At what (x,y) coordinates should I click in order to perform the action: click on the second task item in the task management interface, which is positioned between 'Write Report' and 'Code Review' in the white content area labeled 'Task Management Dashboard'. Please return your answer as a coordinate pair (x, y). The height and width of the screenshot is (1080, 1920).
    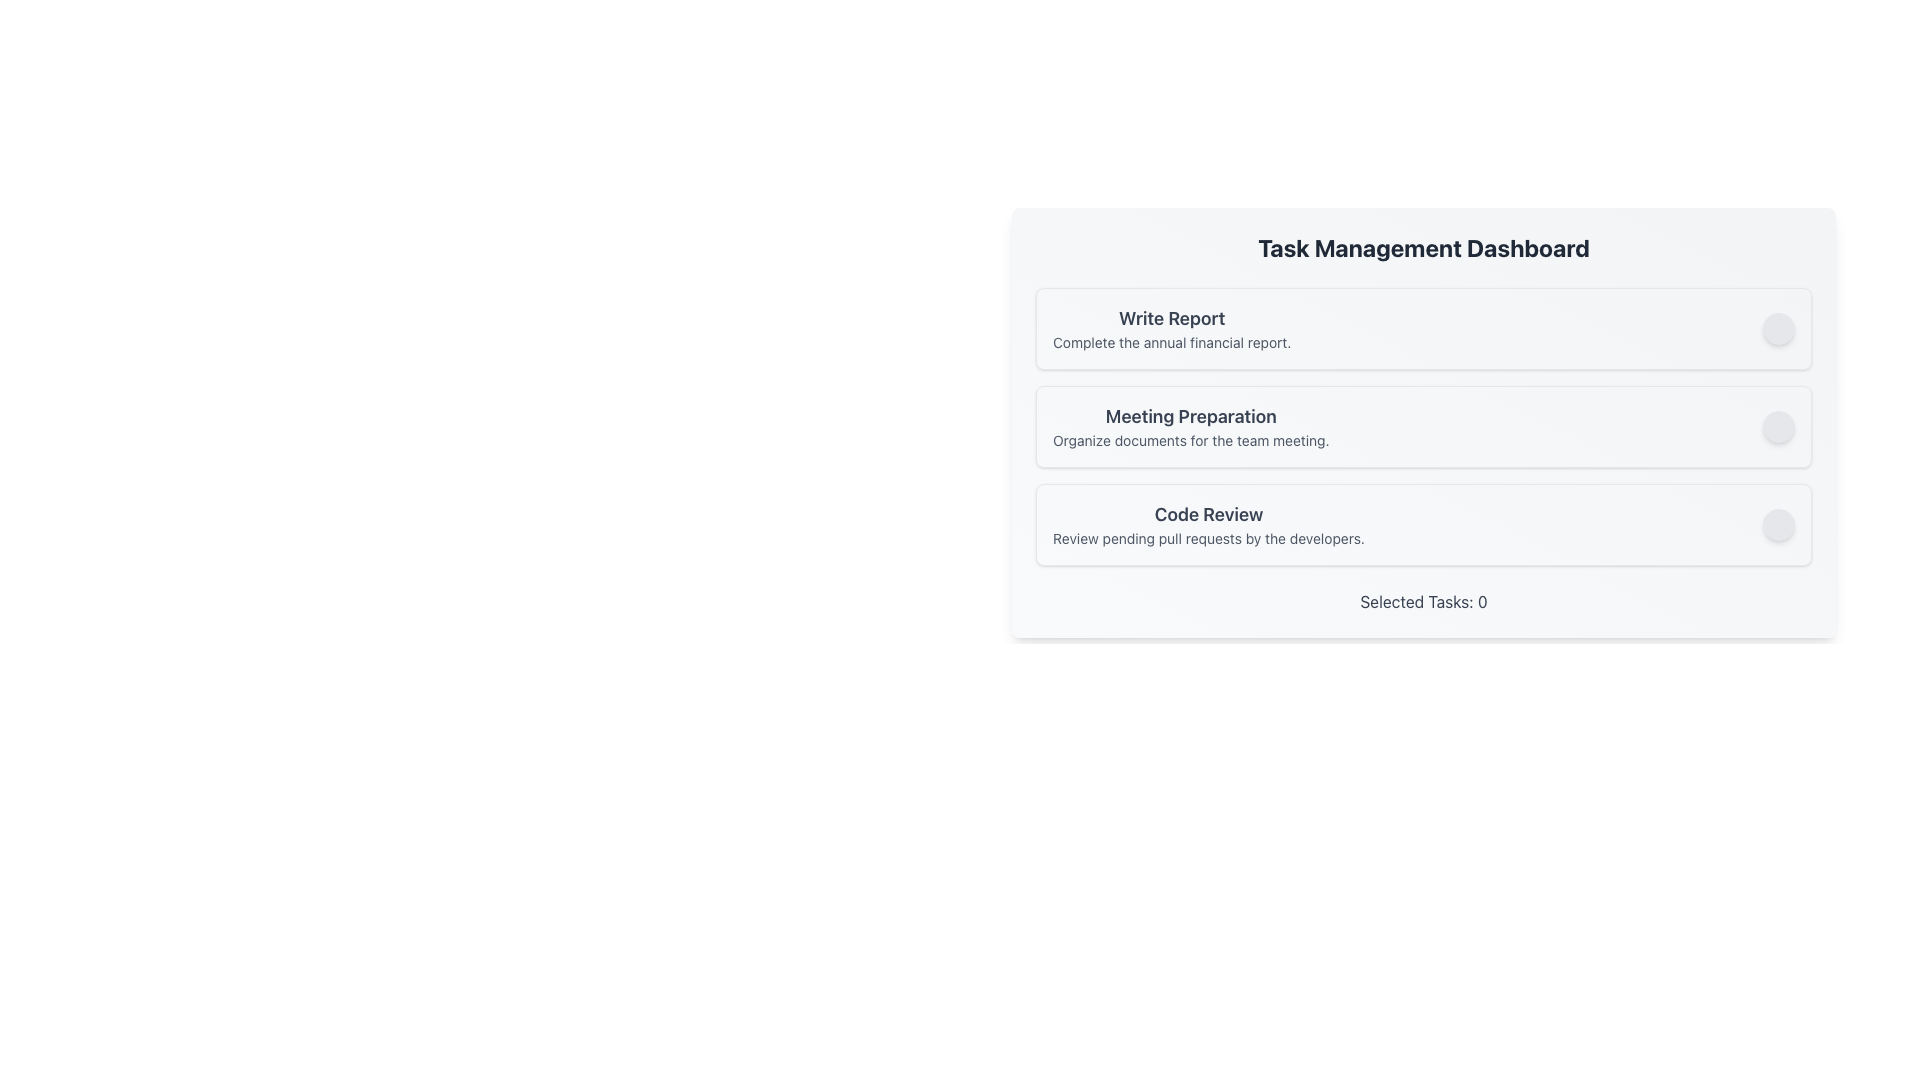
    Looking at the image, I should click on (1423, 426).